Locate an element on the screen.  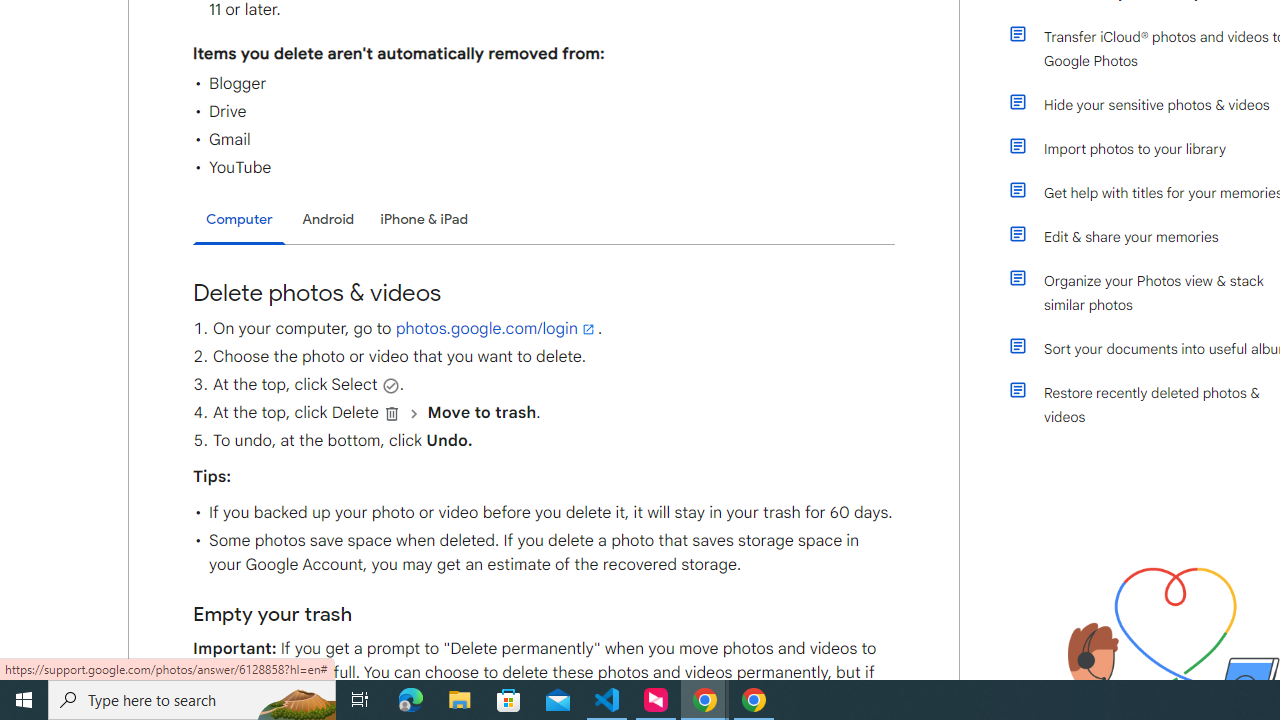
'Computer' is located at coordinates (239, 220).